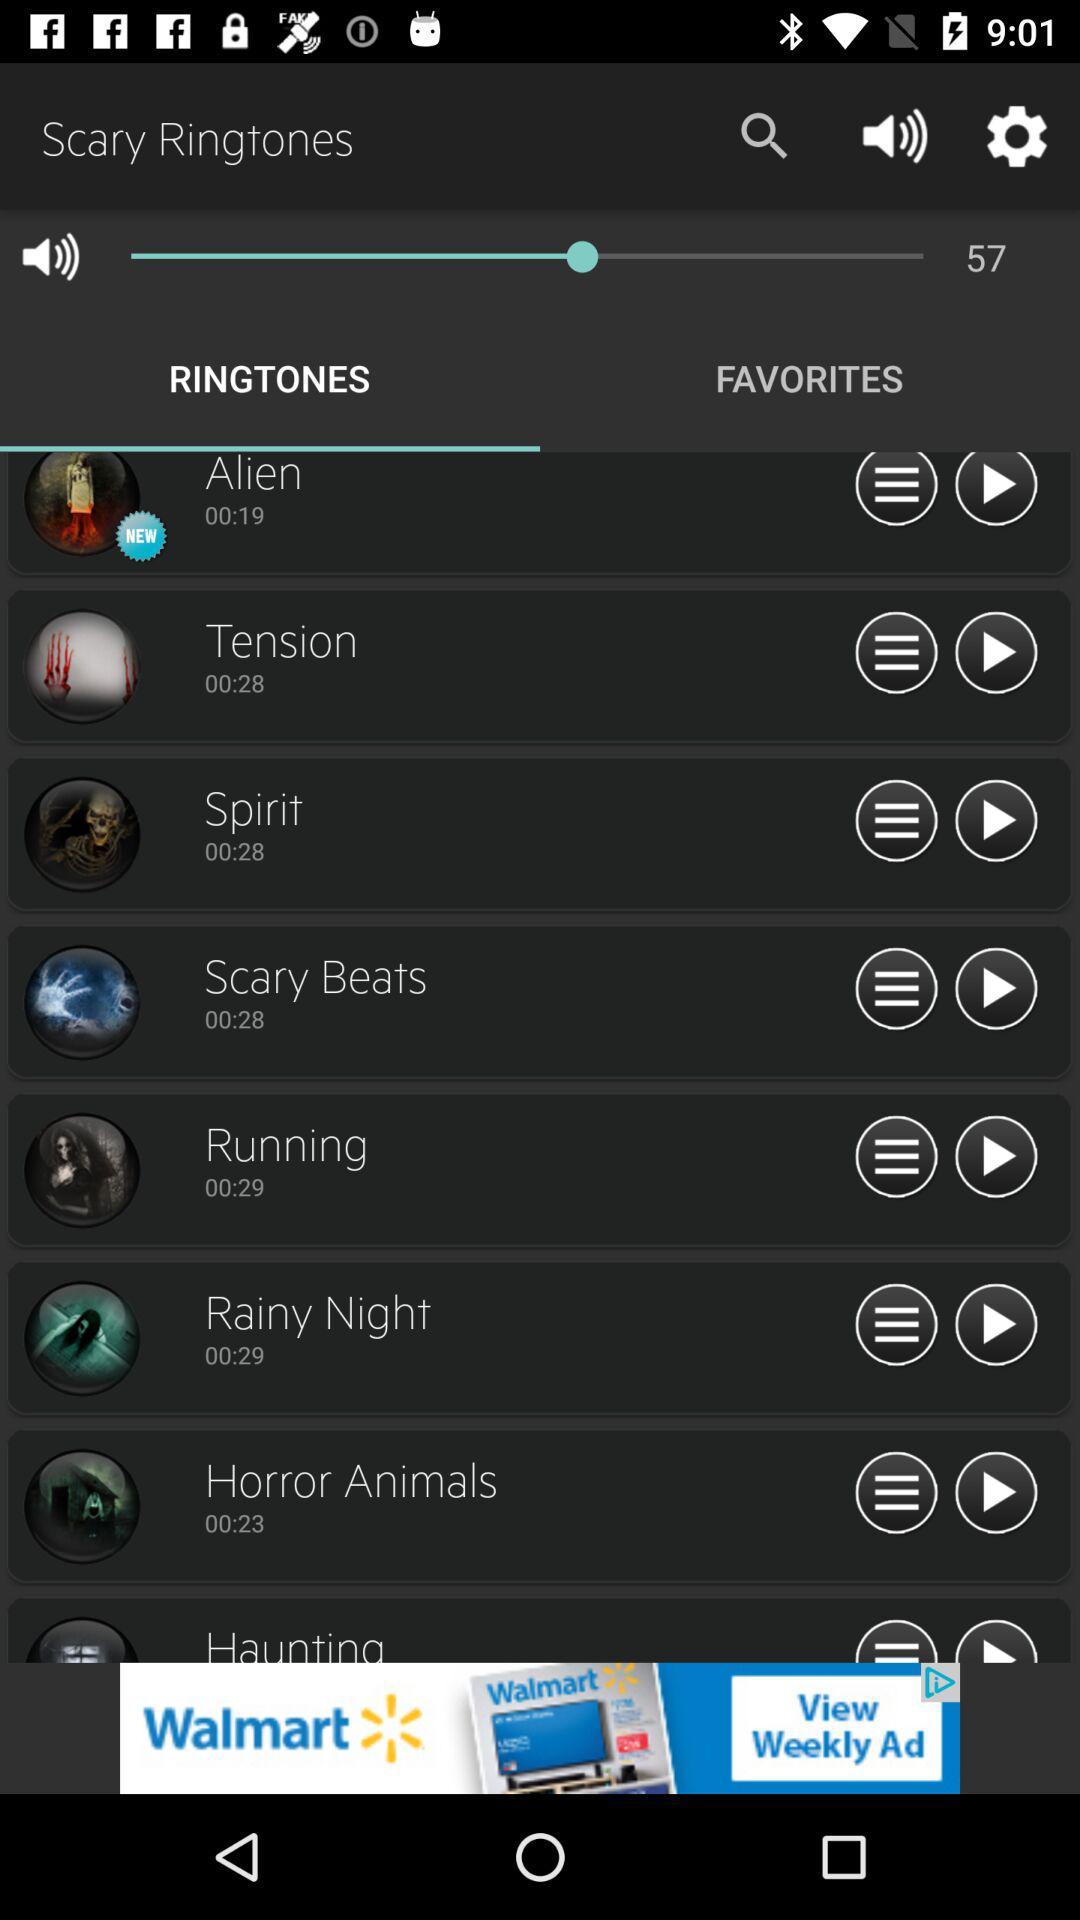  I want to click on clip, so click(995, 1638).